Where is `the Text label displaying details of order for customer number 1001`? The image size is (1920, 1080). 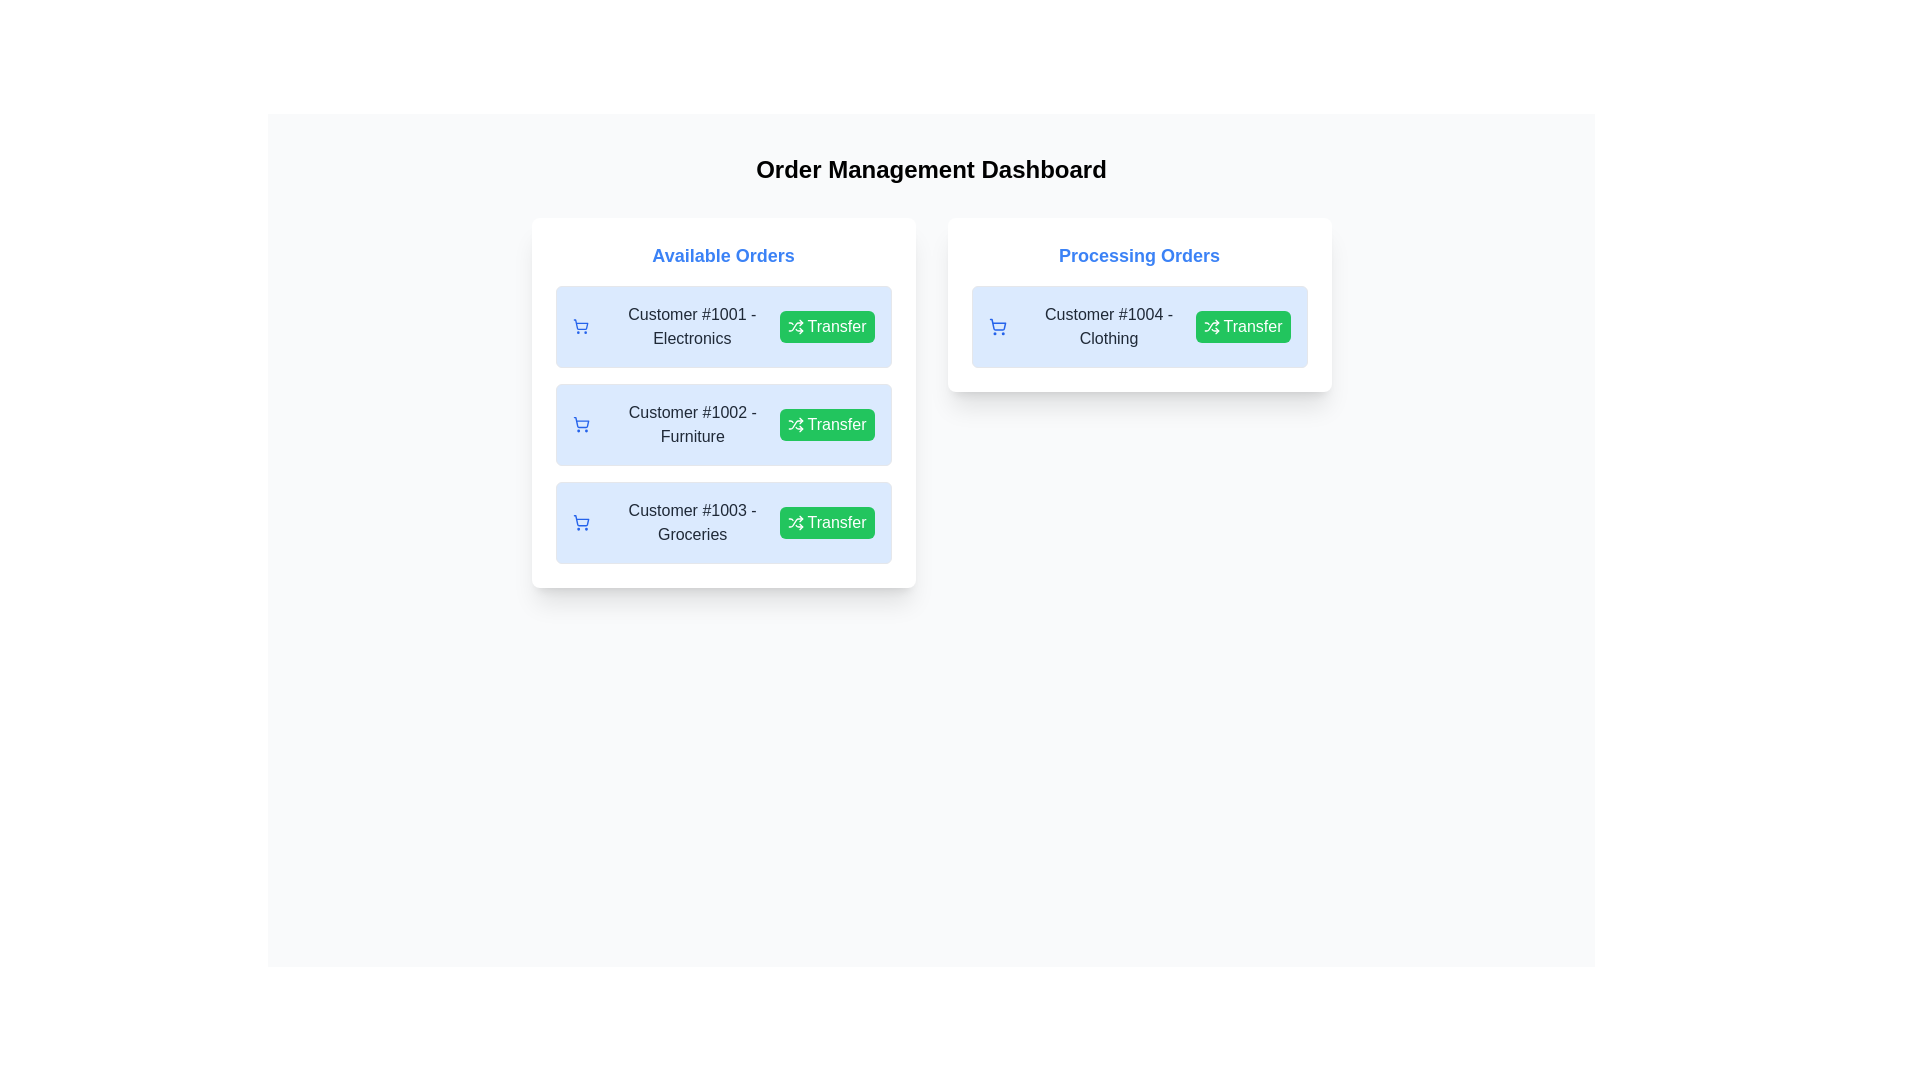 the Text label displaying details of order for customer number 1001 is located at coordinates (676, 326).